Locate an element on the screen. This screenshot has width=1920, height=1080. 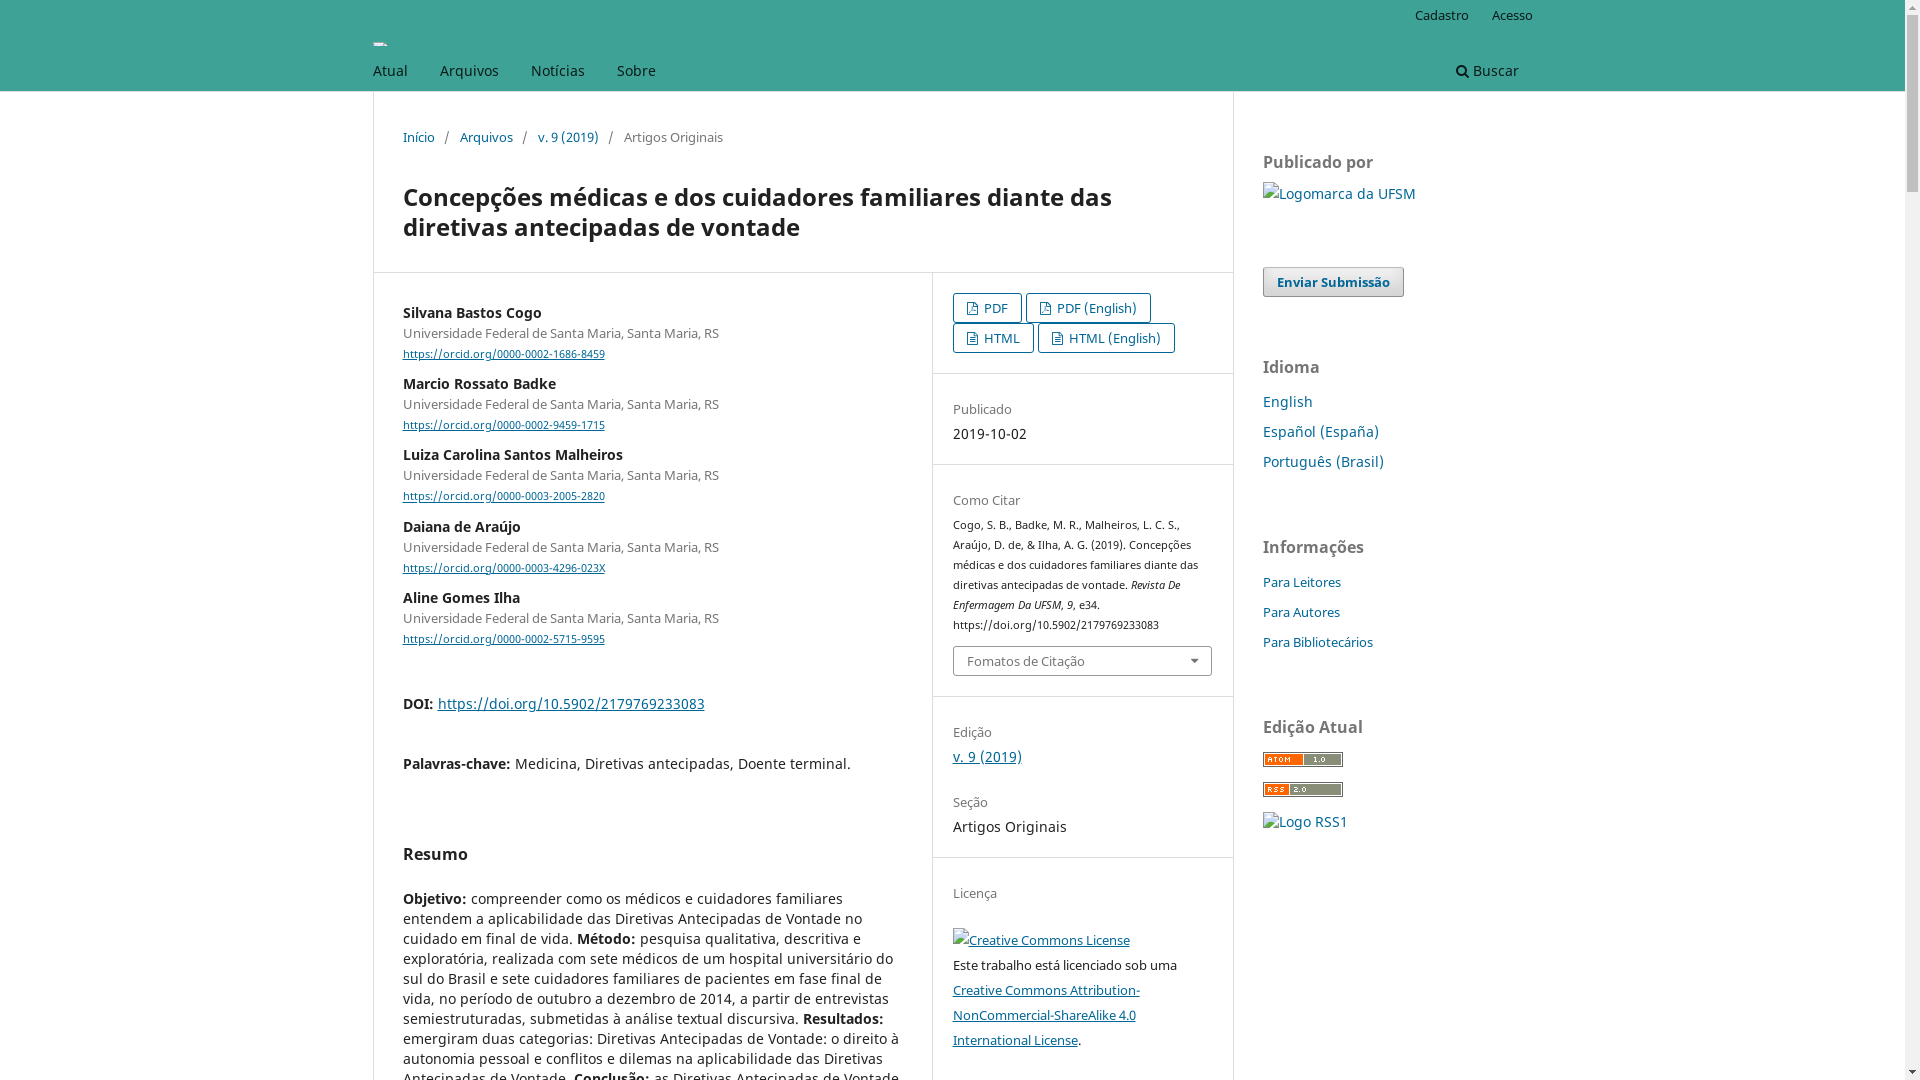
'Buscar' is located at coordinates (1486, 72).